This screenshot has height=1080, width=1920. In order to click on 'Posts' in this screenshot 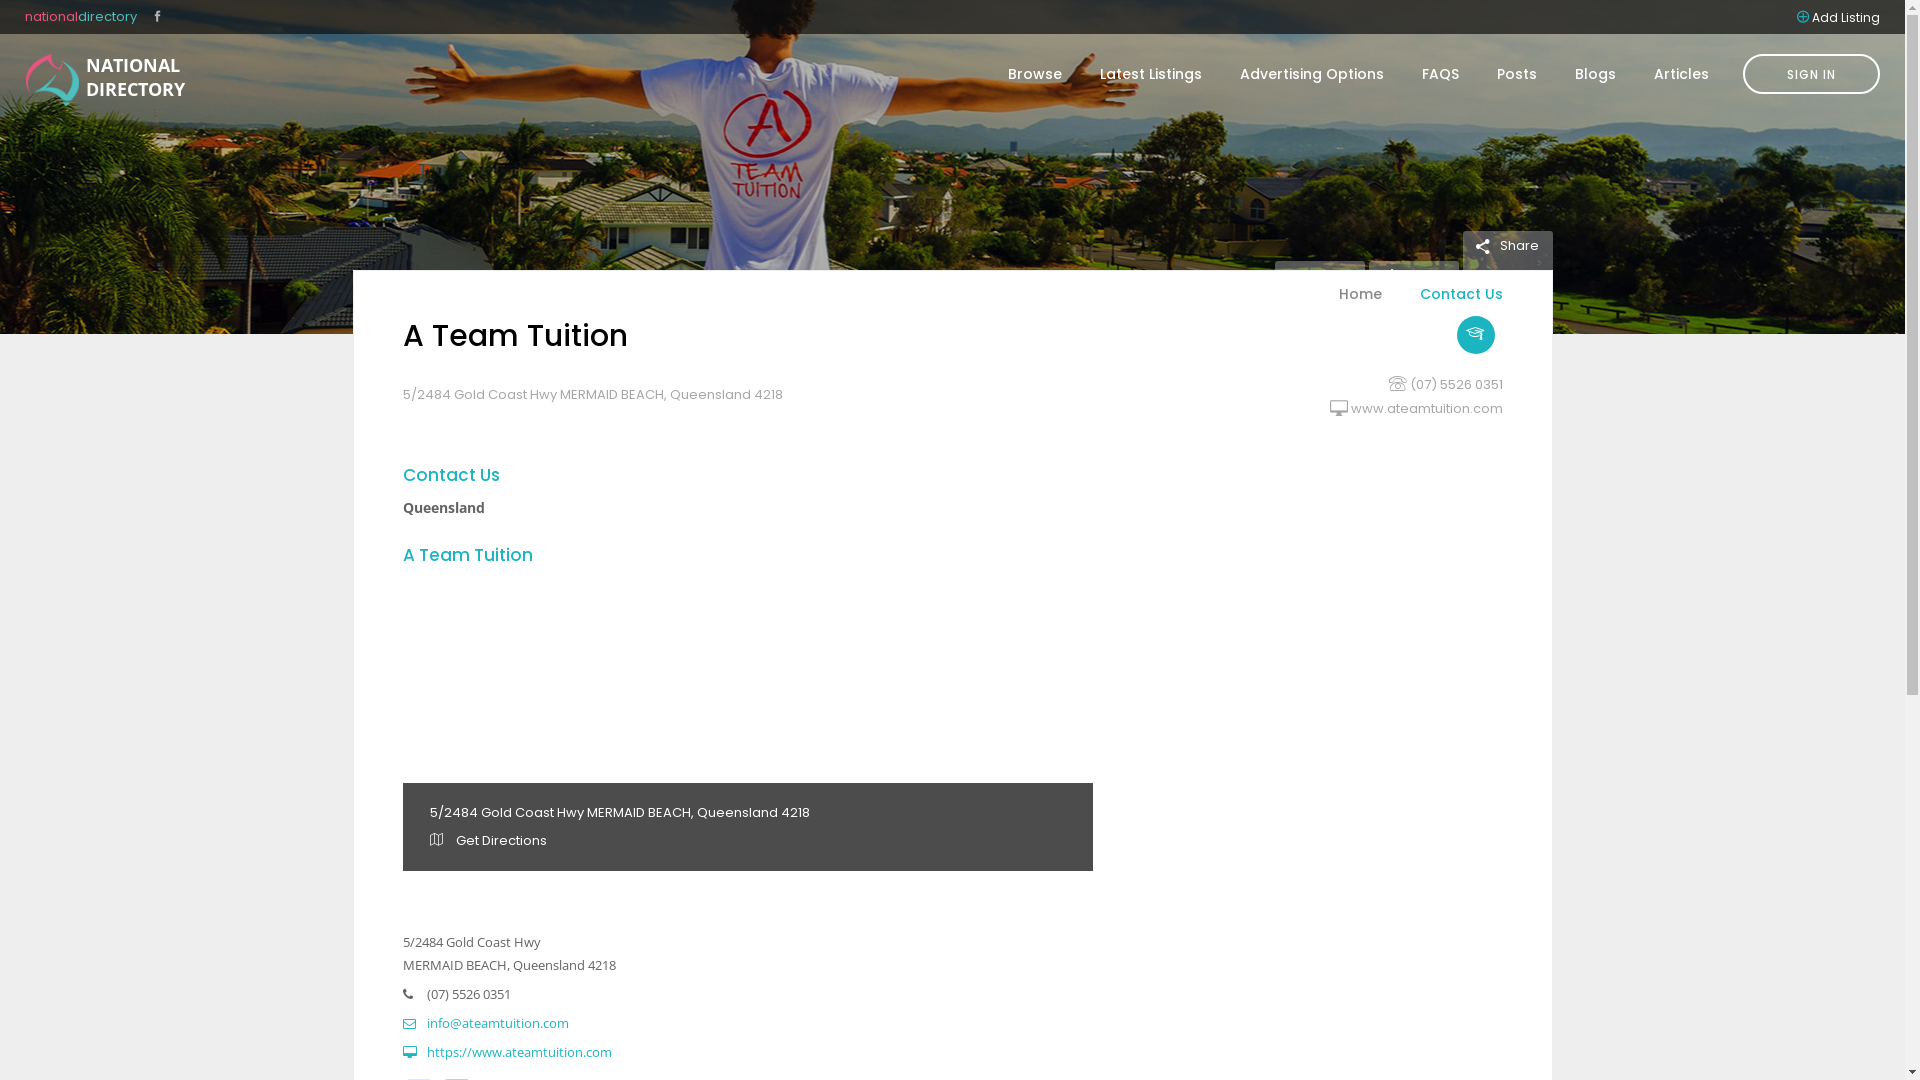, I will do `click(1478, 72)`.